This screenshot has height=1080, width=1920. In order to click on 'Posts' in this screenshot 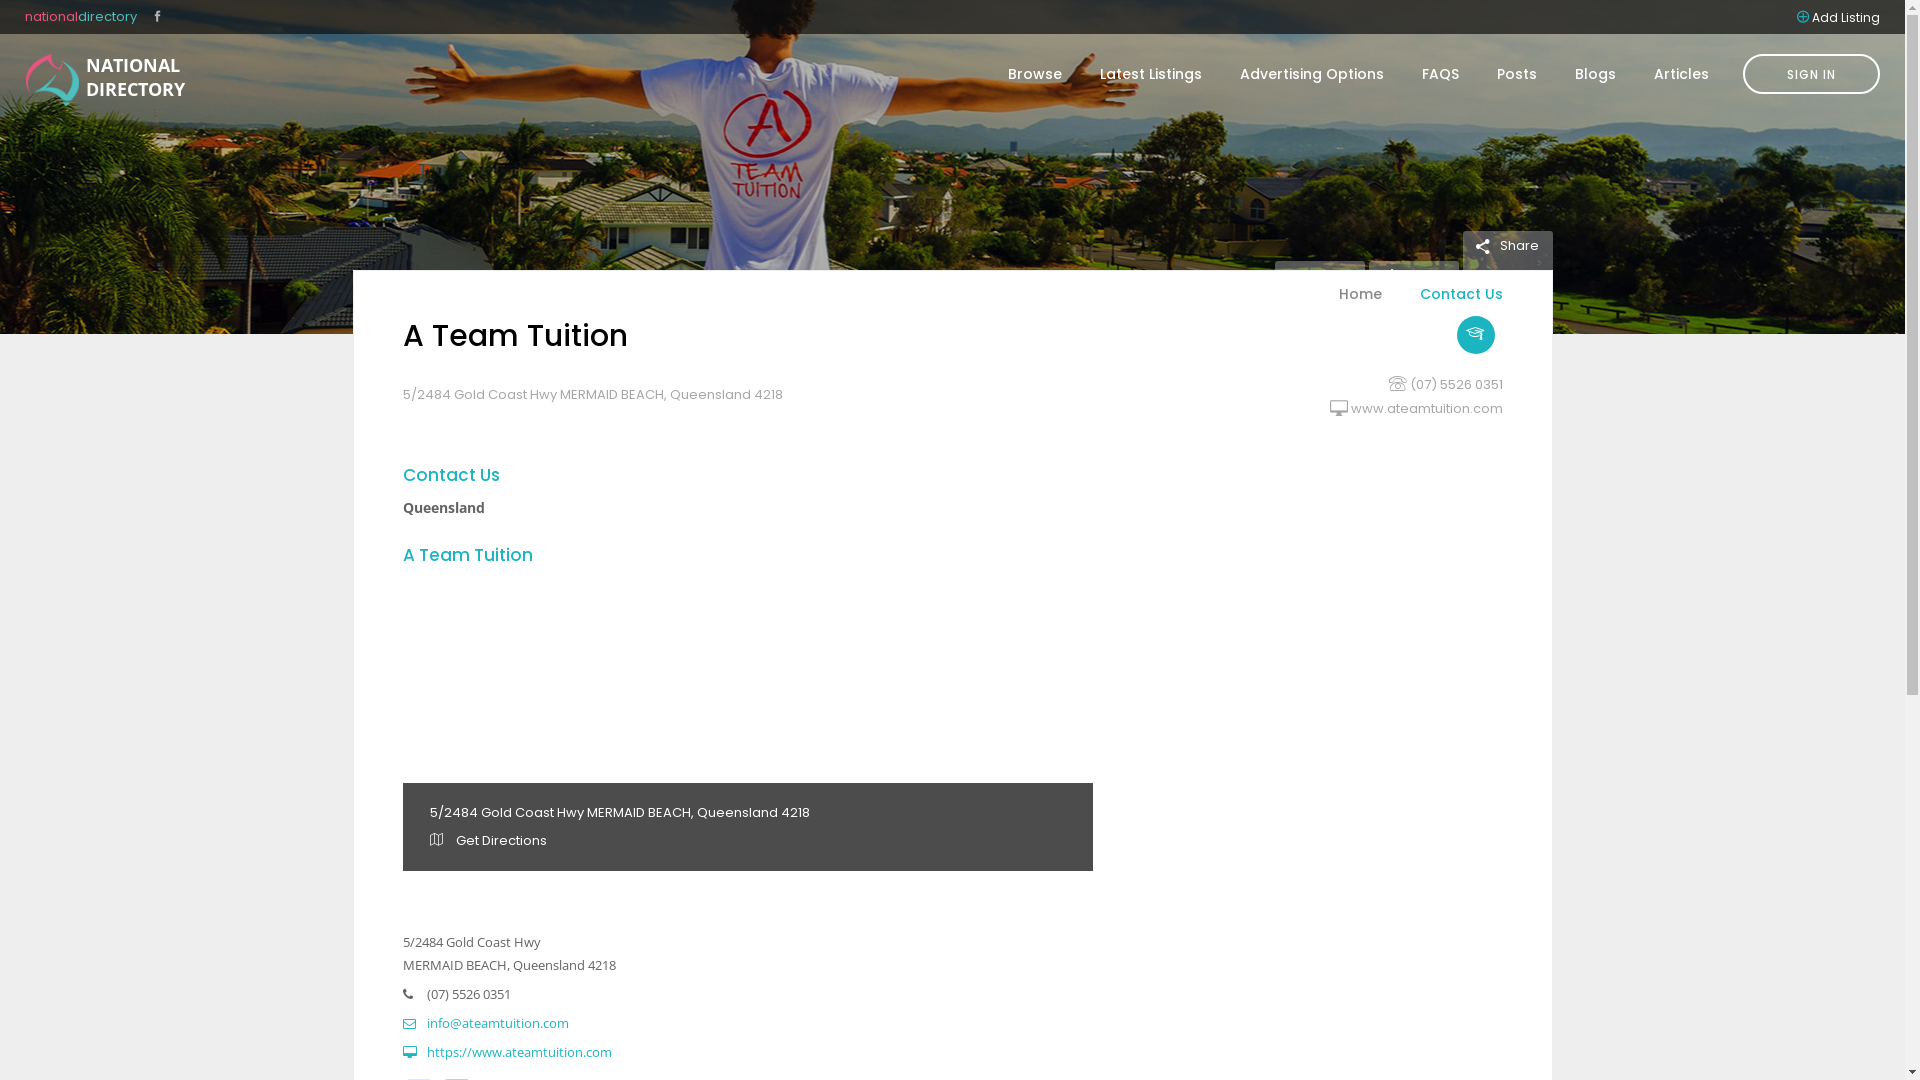, I will do `click(1478, 72)`.